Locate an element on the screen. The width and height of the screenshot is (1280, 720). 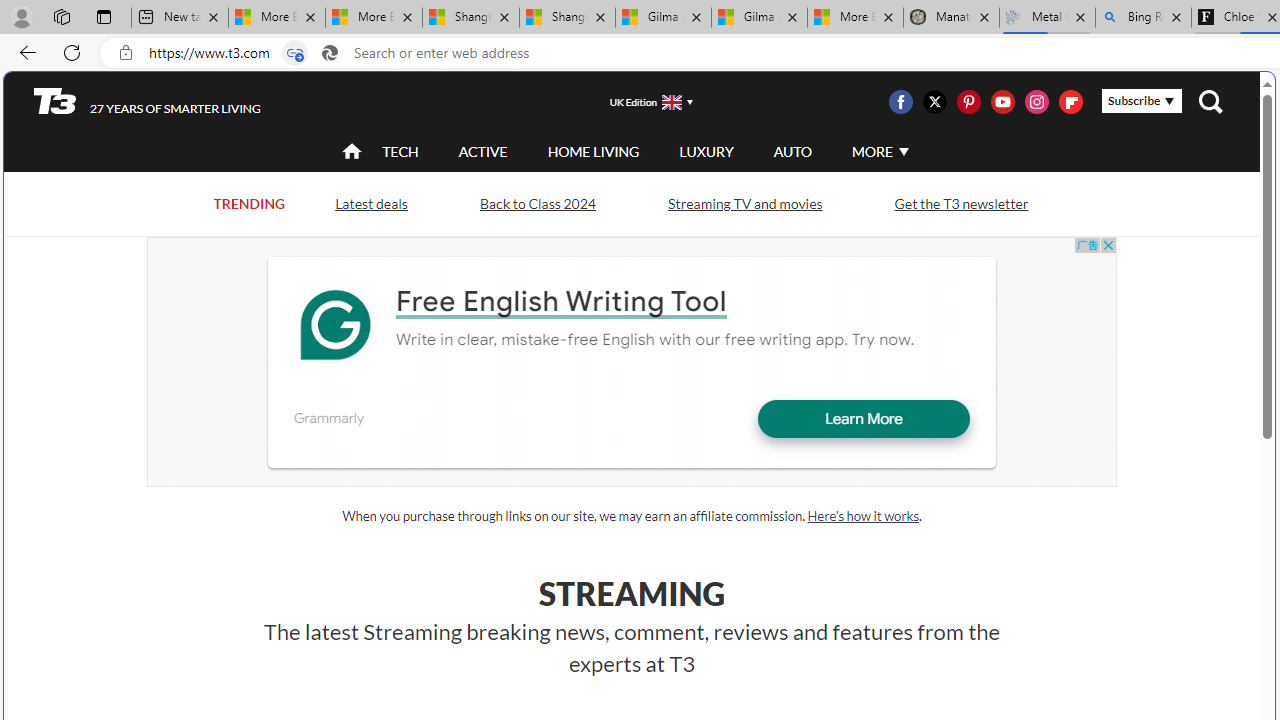
'Personal Profile' is located at coordinates (21, 16).